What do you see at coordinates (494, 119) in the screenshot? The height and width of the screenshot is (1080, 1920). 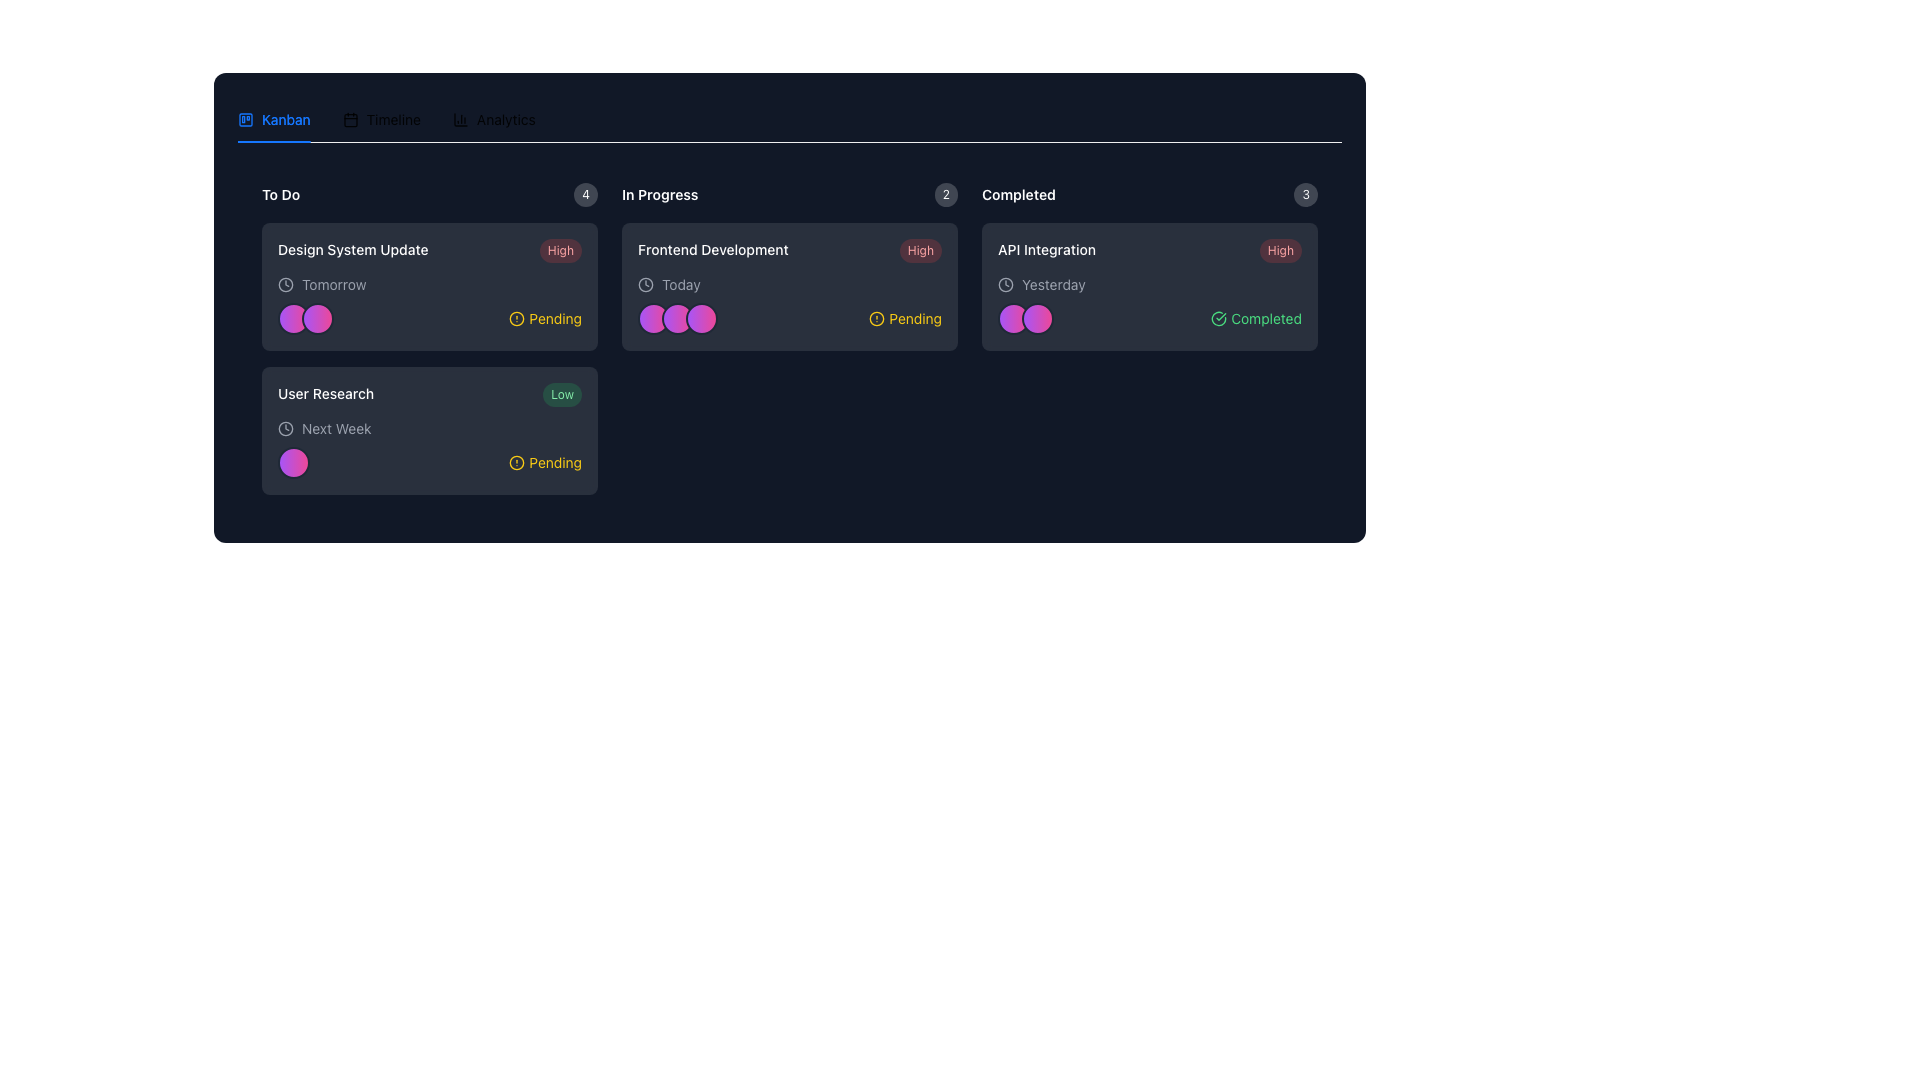 I see `the 'Analytics' tab in the horizontal tab navigation bar` at bounding box center [494, 119].